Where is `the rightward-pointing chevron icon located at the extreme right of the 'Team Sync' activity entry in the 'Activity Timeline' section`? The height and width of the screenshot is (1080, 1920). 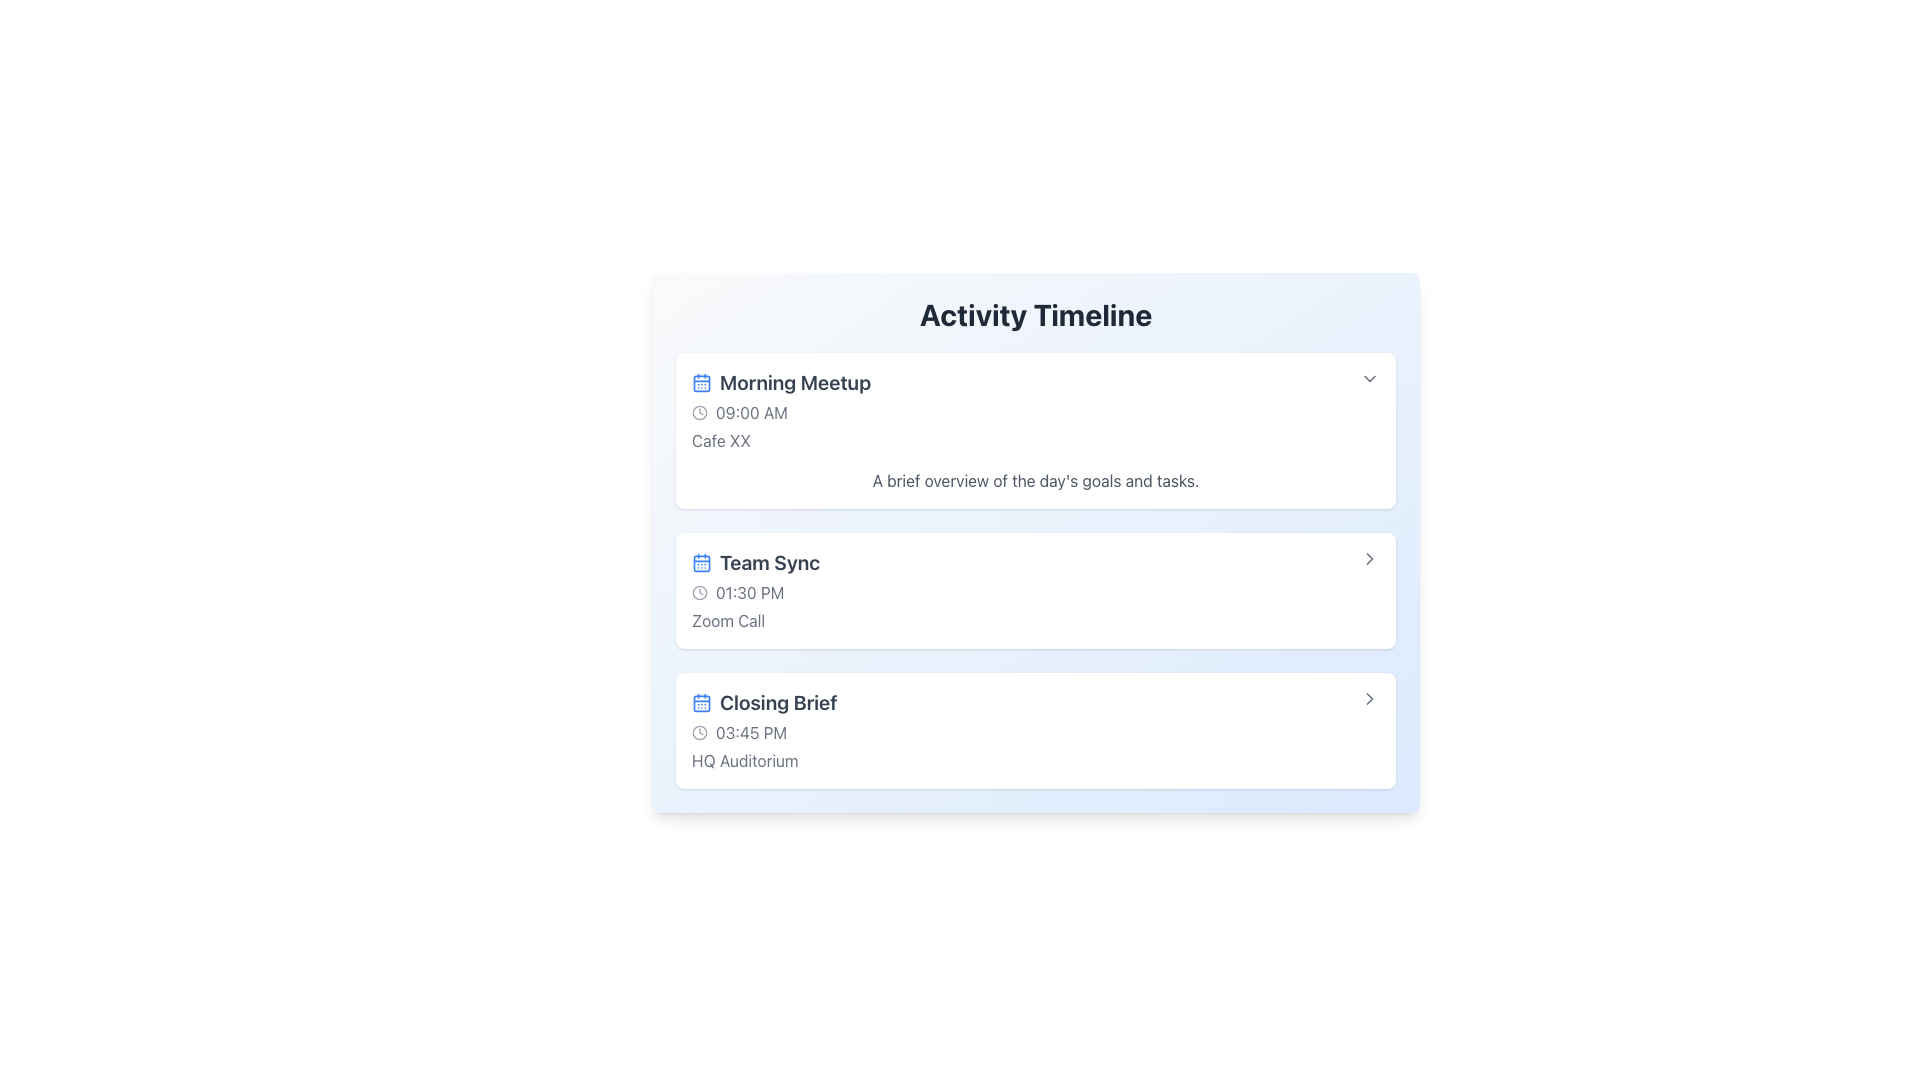
the rightward-pointing chevron icon located at the extreme right of the 'Team Sync' activity entry in the 'Activity Timeline' section is located at coordinates (1368, 559).